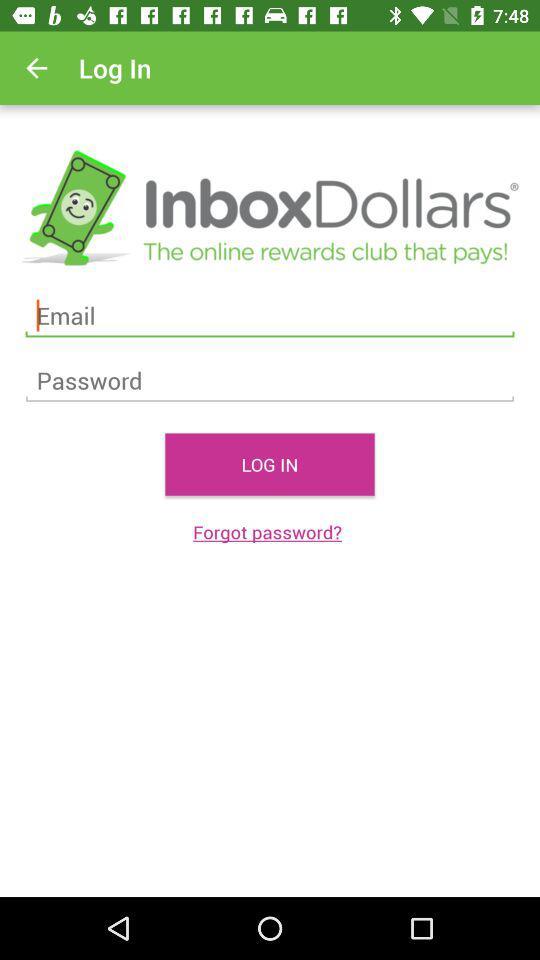 This screenshot has height=960, width=540. Describe the element at coordinates (36, 68) in the screenshot. I see `the app next to the log in item` at that location.